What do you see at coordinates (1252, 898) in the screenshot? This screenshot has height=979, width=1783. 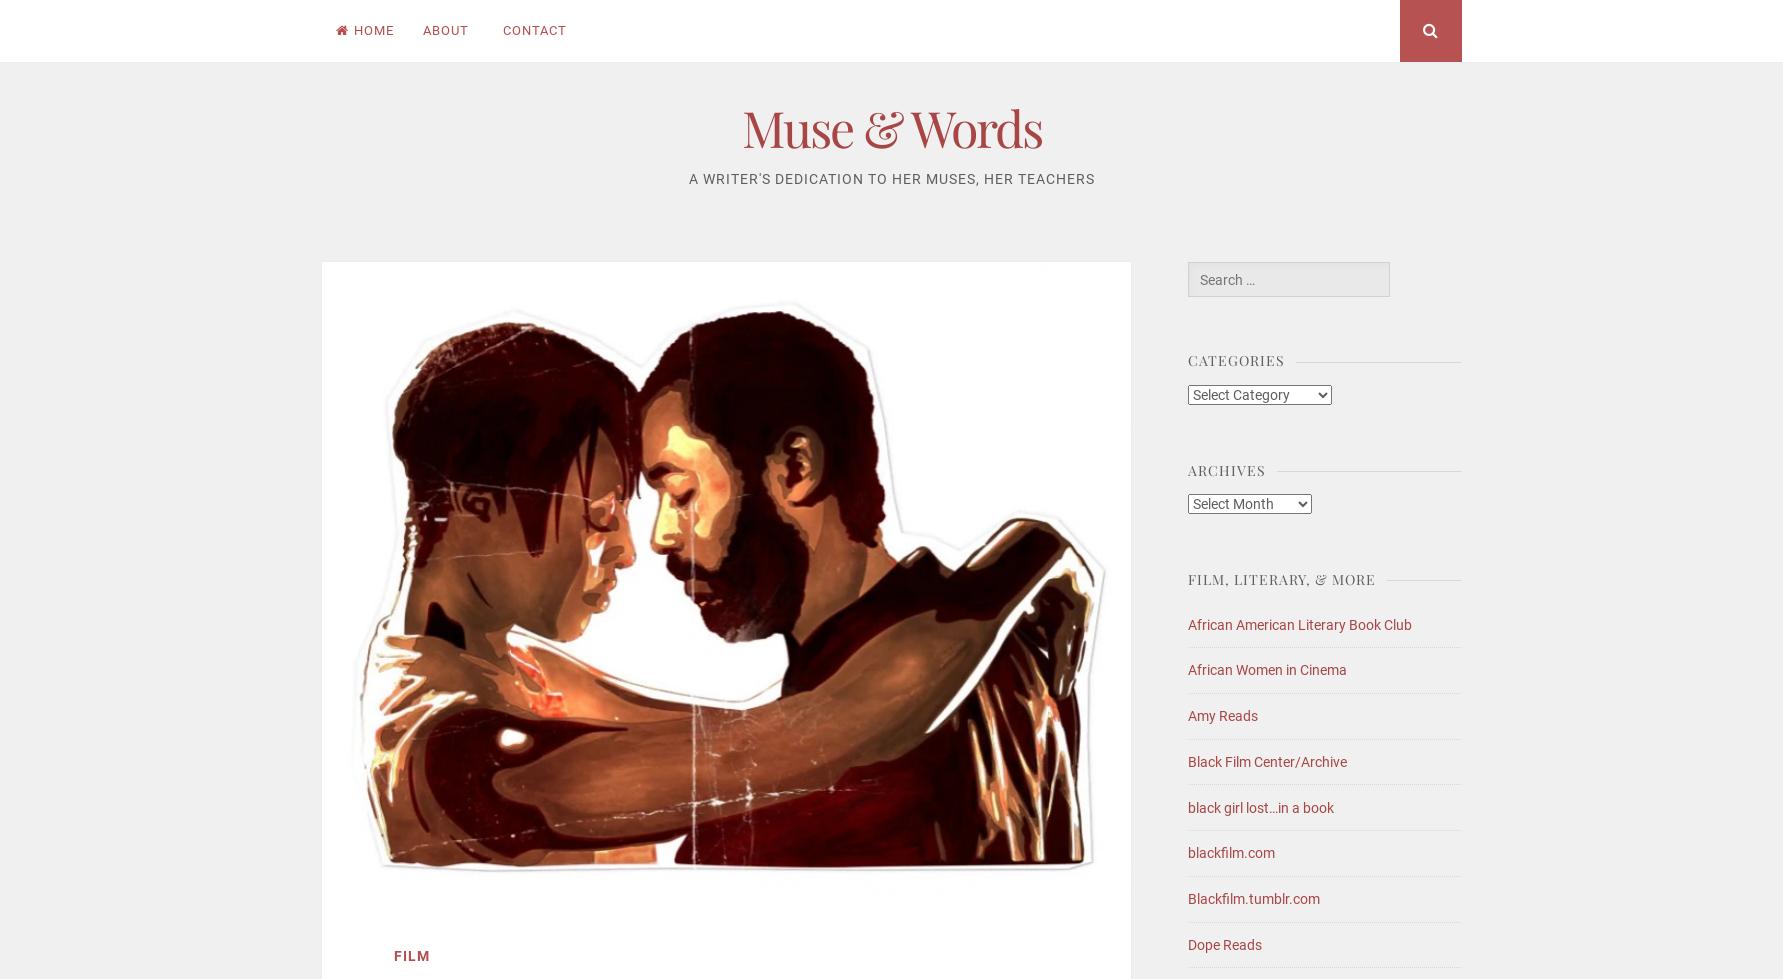 I see `'Blackfilm.tumblr.com'` at bounding box center [1252, 898].